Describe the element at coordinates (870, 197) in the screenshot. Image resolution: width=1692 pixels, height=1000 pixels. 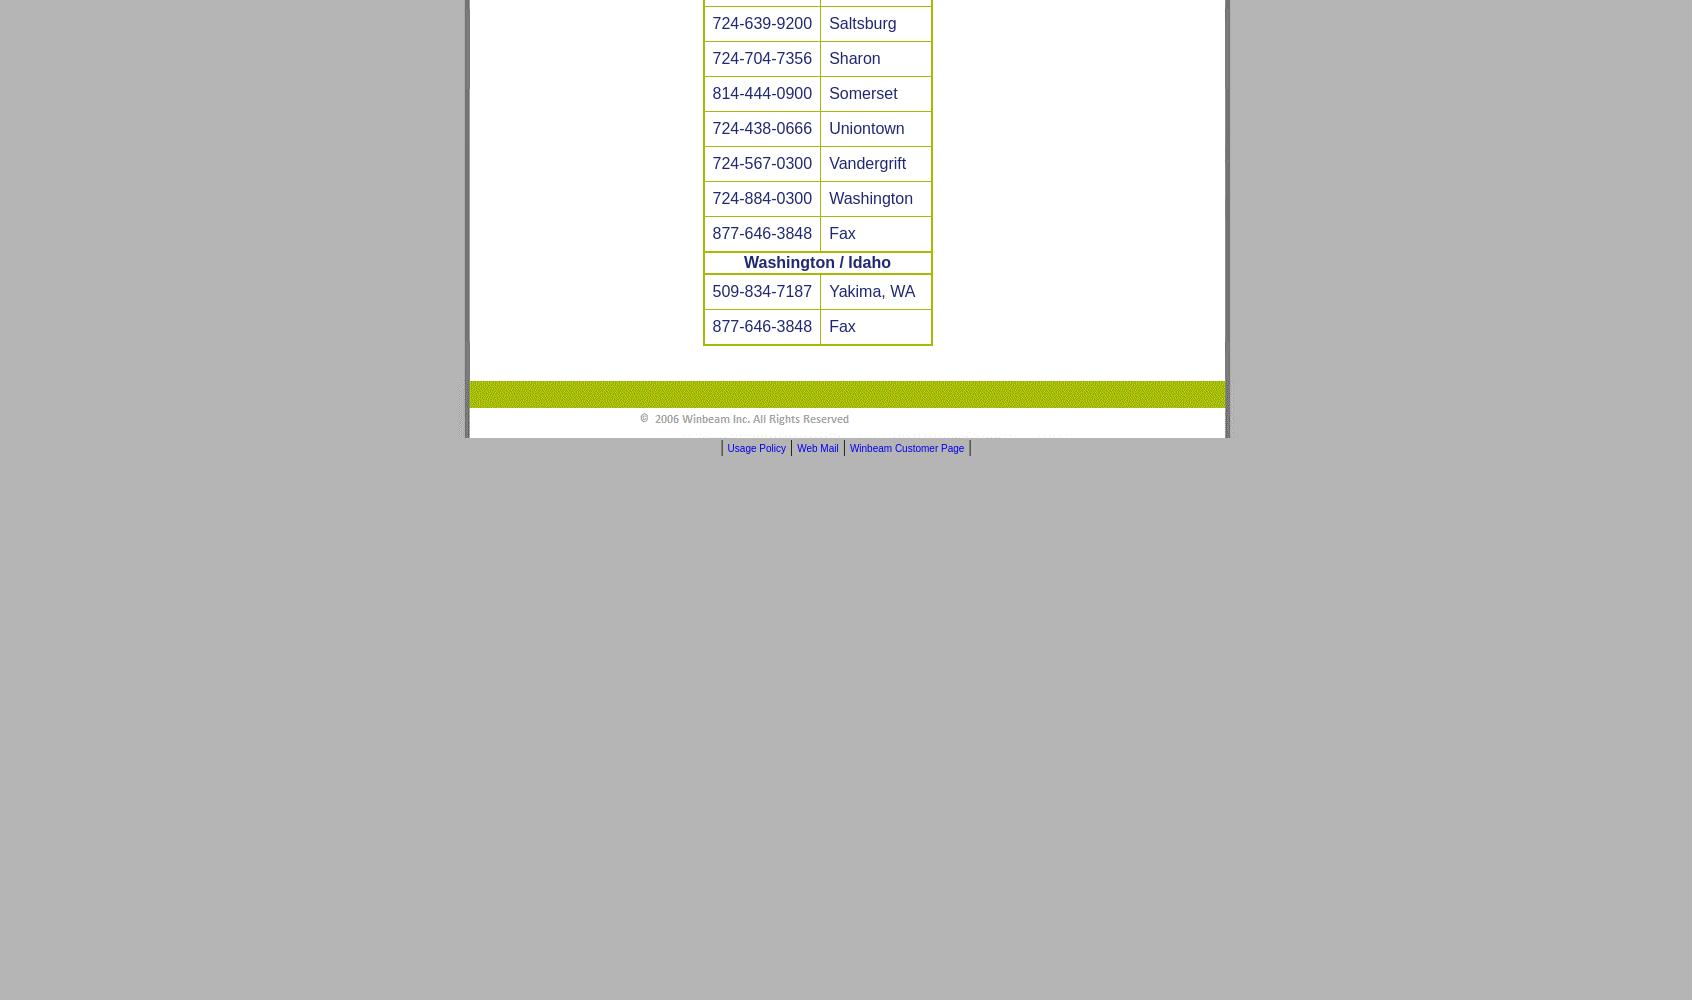
I see `'Washington'` at that location.